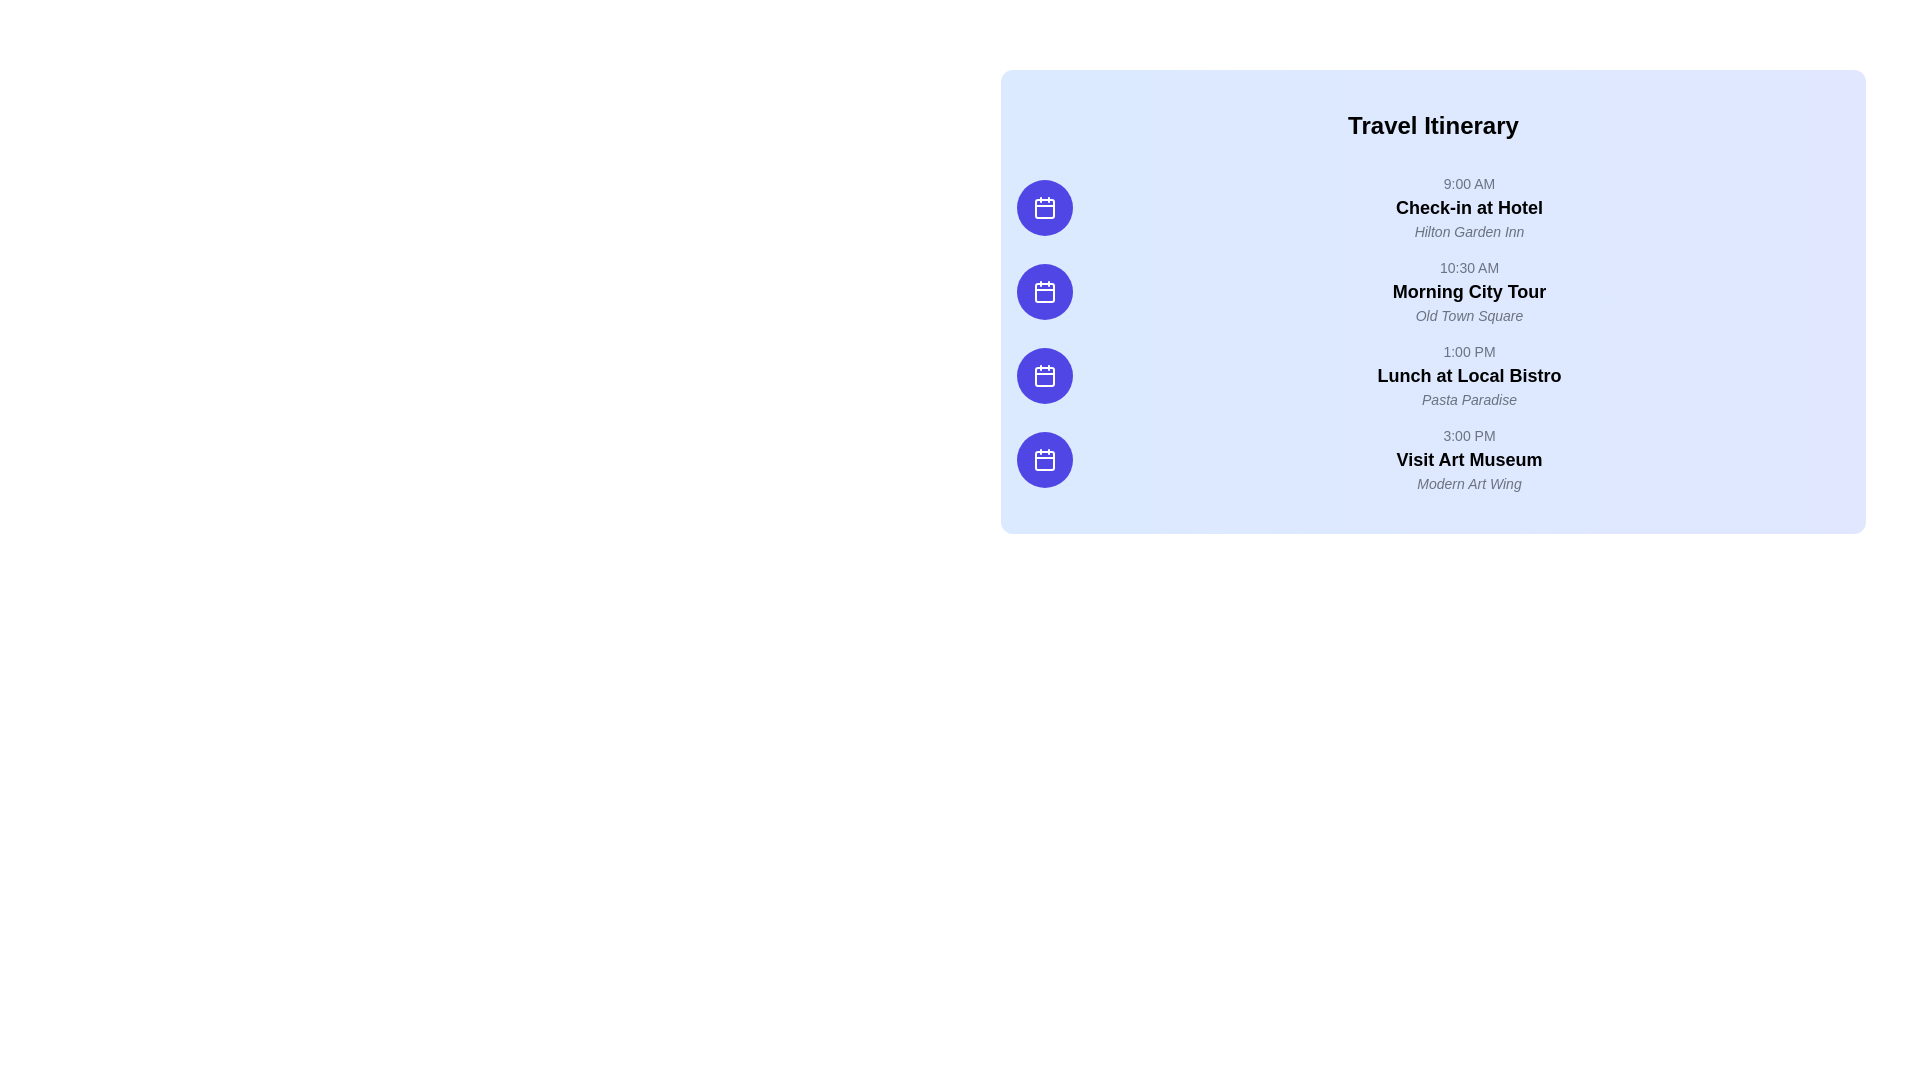  I want to click on the first Timeline Item in the vertical timeline list on the right-hand side of the page, so click(1432, 208).